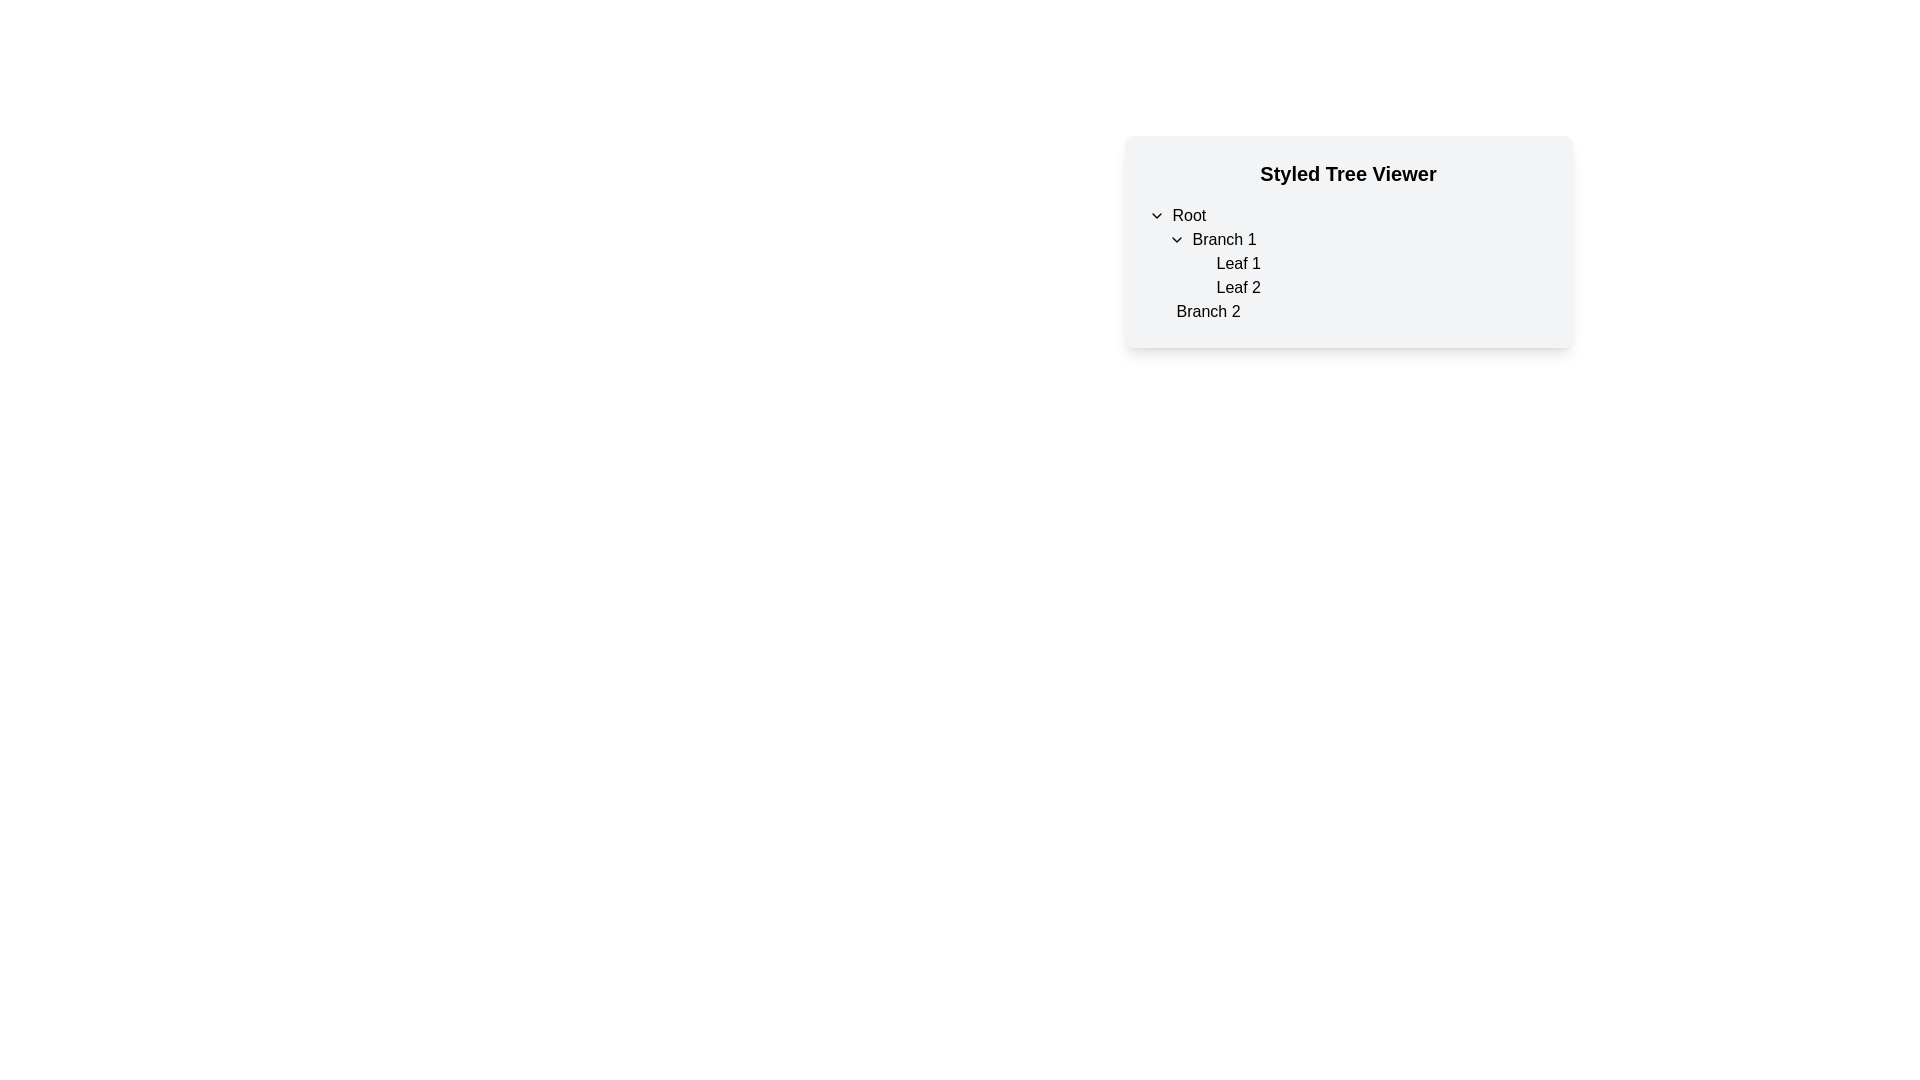 The width and height of the screenshot is (1920, 1080). I want to click on the 'Branch 1' tree node, so click(1348, 262).